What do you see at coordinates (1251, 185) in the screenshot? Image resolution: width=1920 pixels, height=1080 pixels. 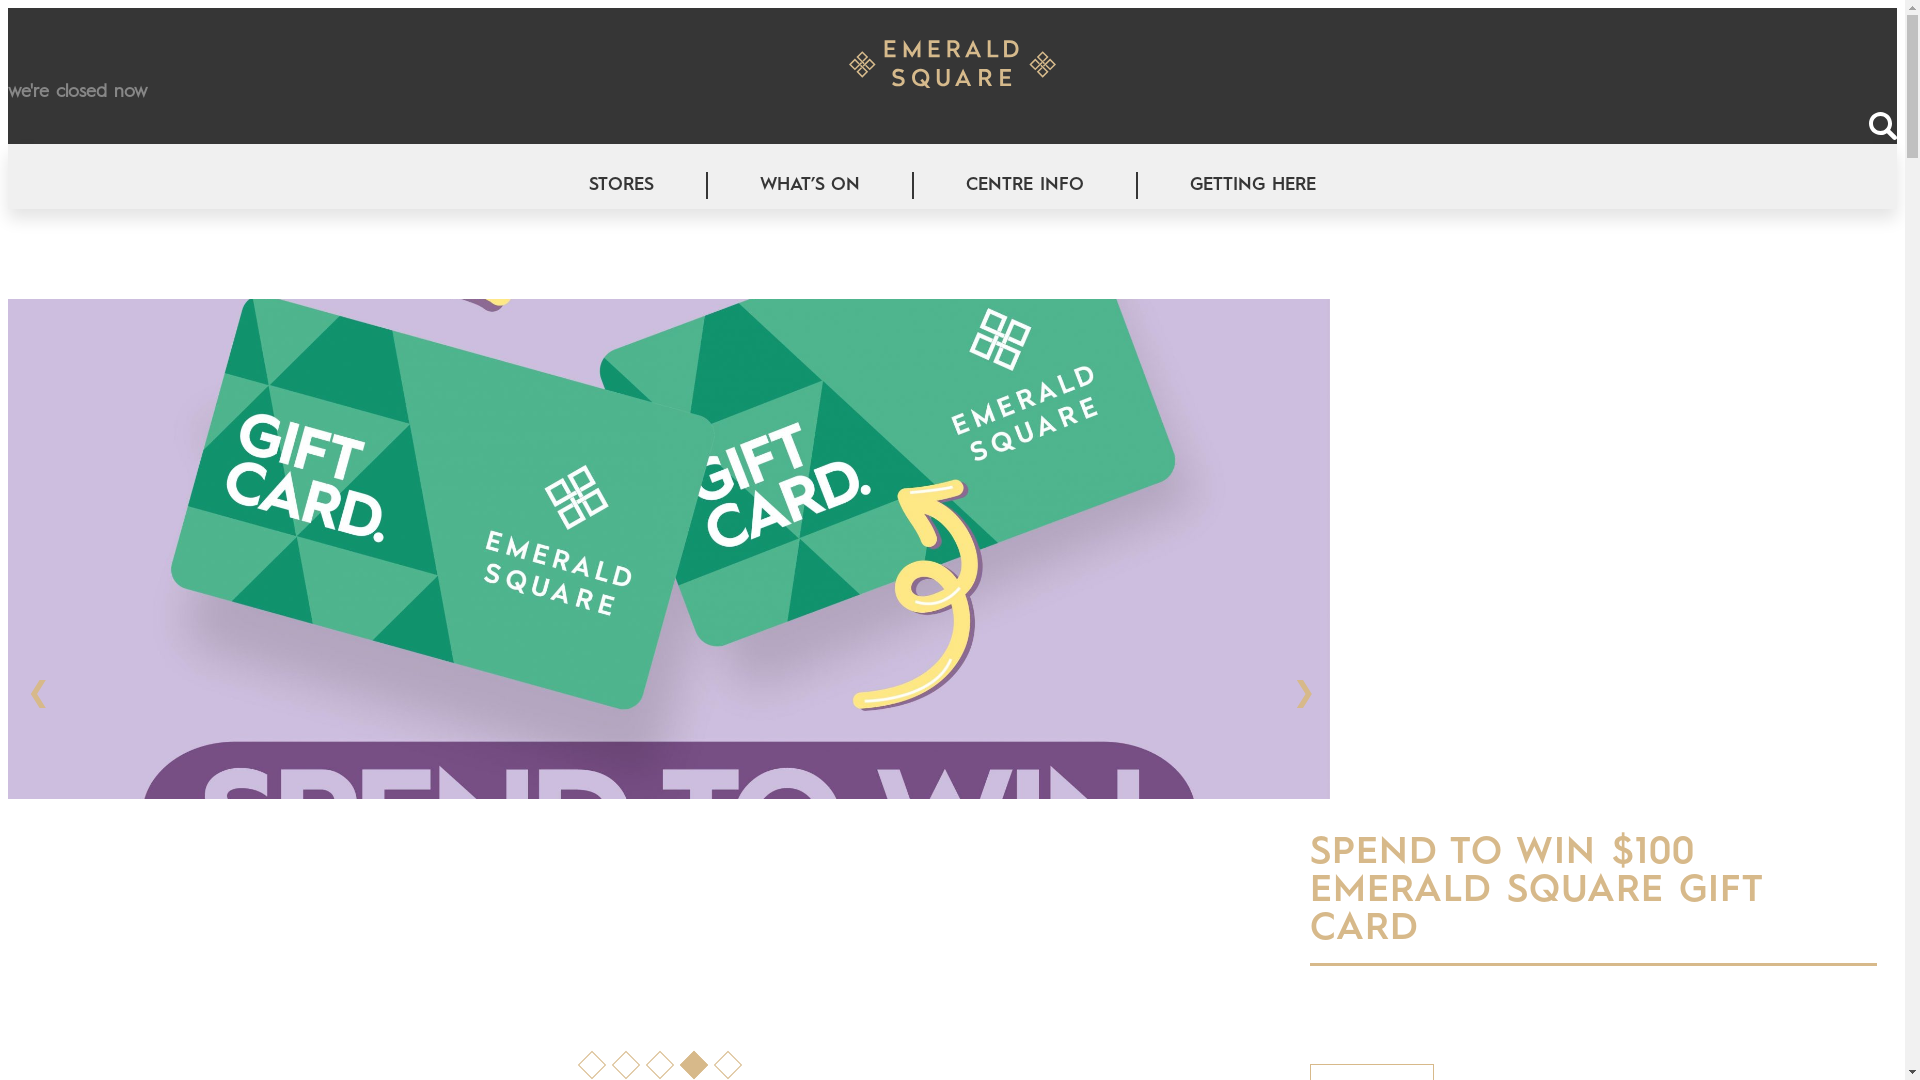 I see `'GETTING HERE'` at bounding box center [1251, 185].